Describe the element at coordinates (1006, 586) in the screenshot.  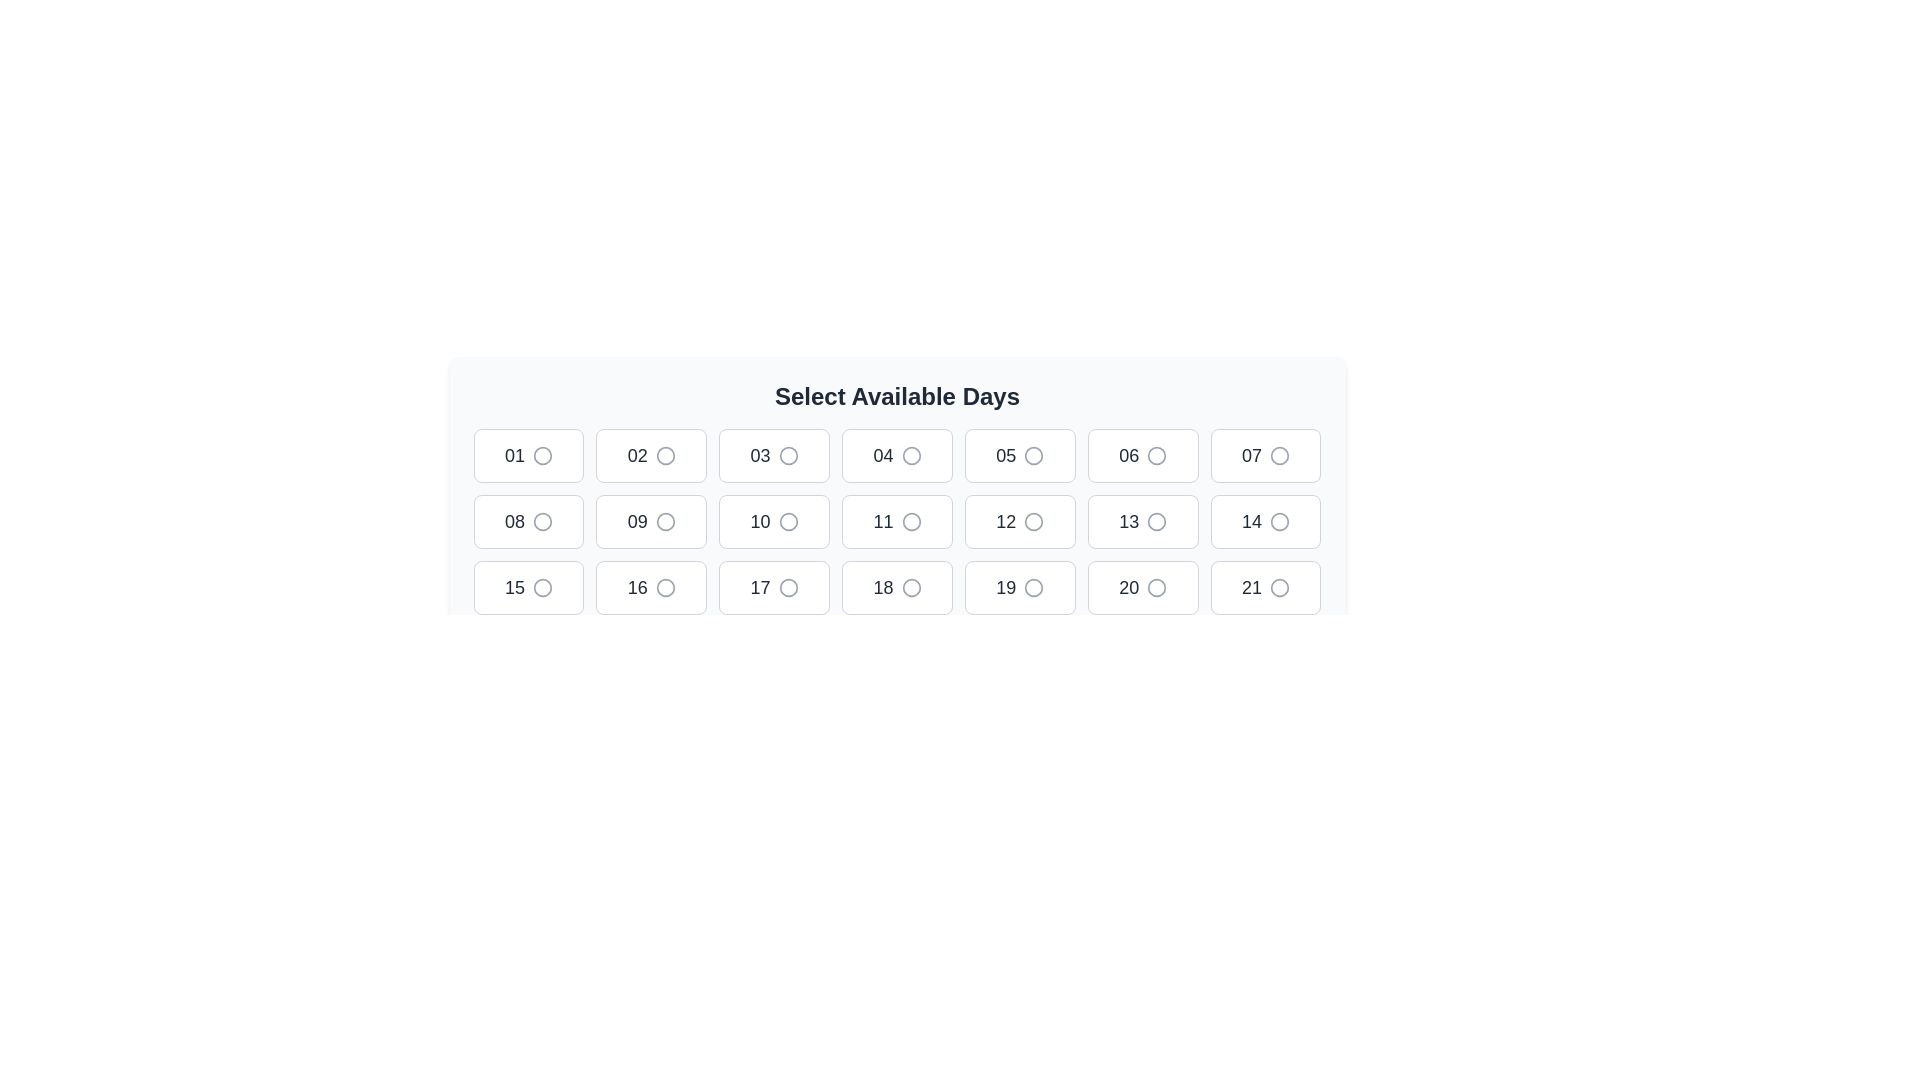
I see `the text label displaying the number '19' within the button component located in the third row and fourth column of the grid layout` at that location.